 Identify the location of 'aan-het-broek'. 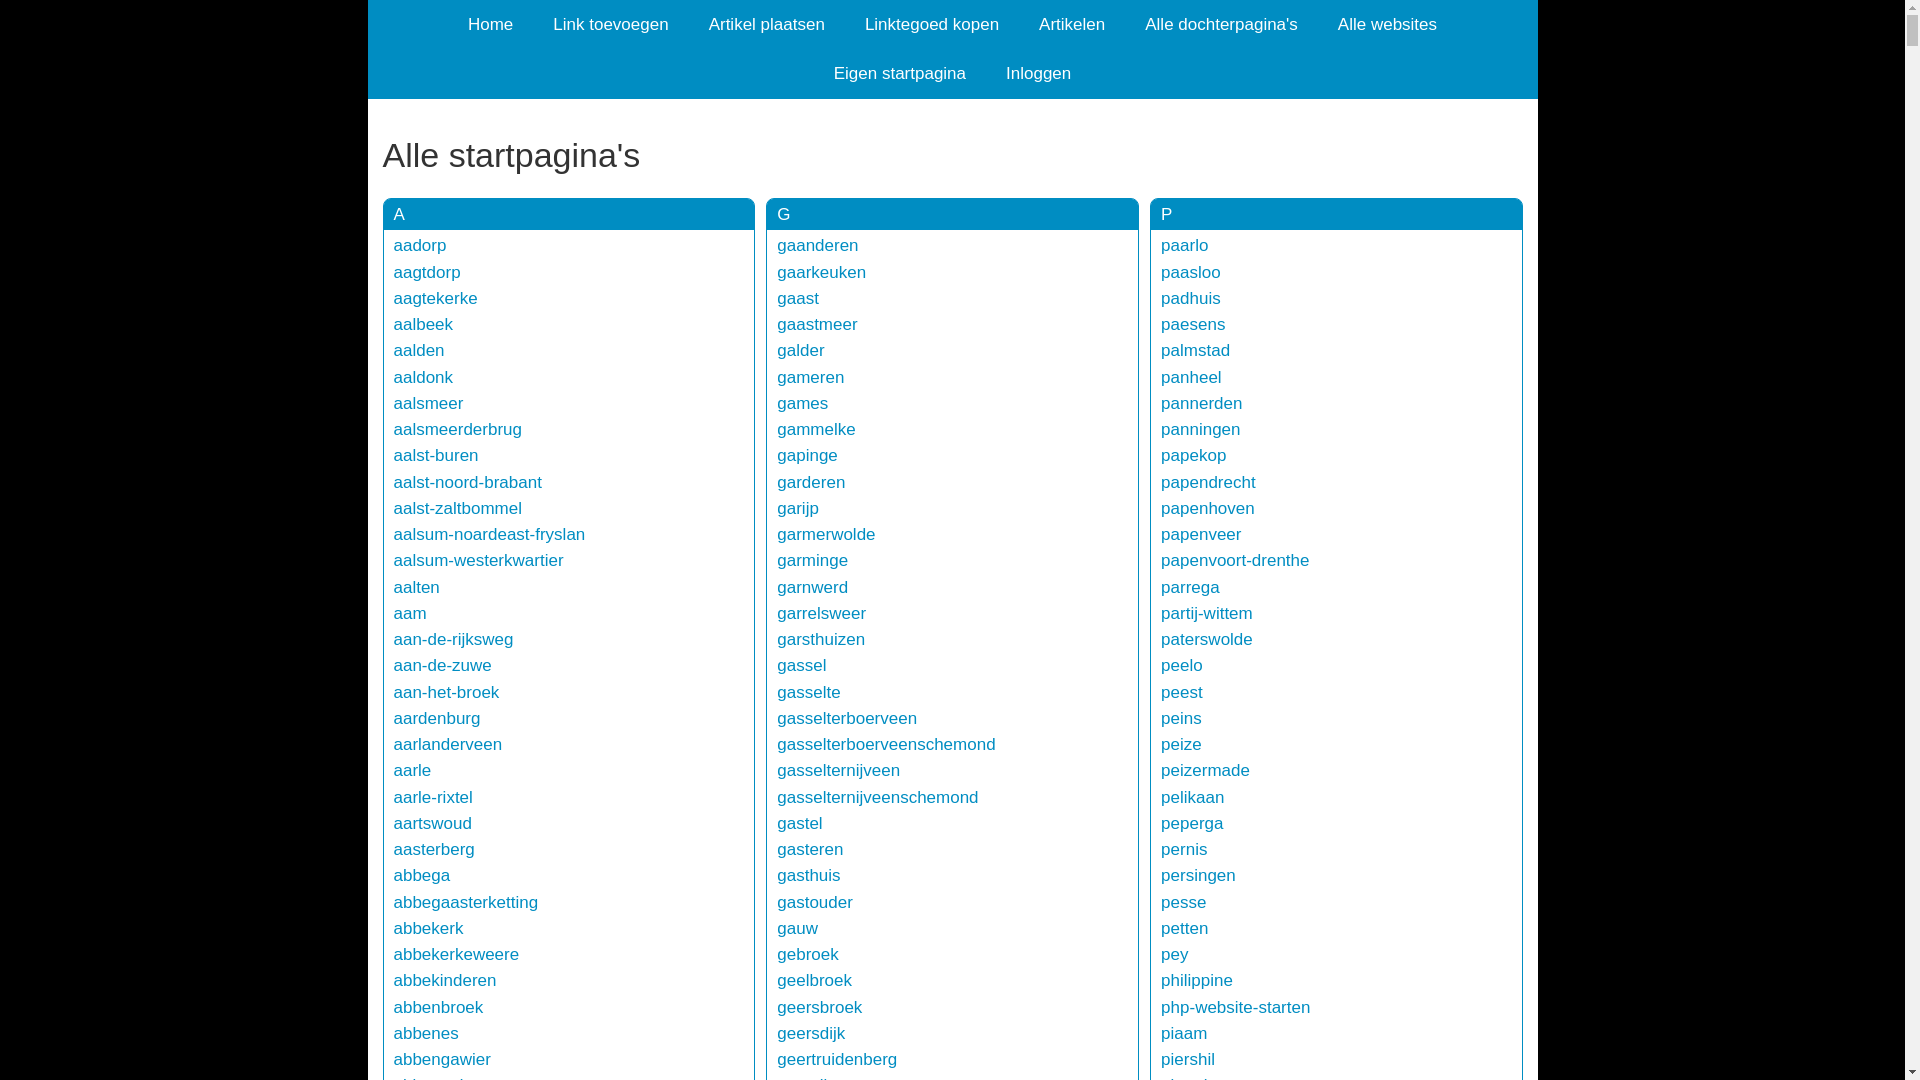
(393, 691).